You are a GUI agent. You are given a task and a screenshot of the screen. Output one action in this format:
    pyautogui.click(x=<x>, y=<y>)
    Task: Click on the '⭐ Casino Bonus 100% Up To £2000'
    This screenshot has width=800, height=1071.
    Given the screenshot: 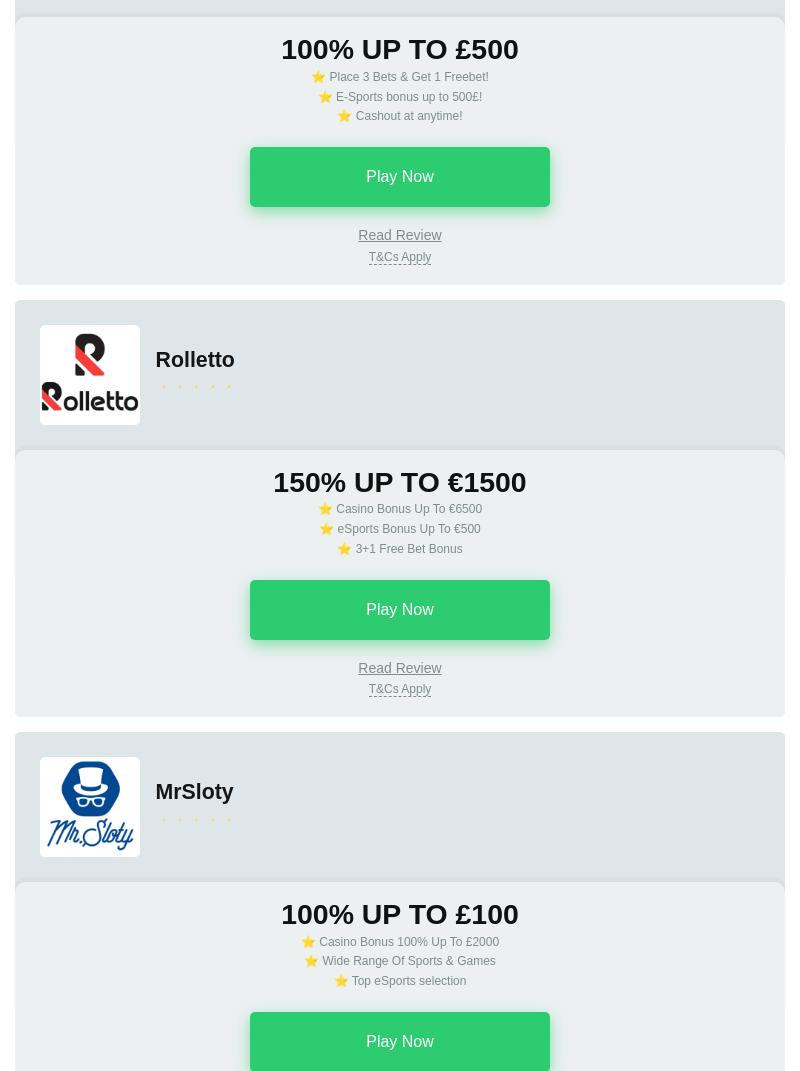 What is the action you would take?
    pyautogui.click(x=300, y=939)
    